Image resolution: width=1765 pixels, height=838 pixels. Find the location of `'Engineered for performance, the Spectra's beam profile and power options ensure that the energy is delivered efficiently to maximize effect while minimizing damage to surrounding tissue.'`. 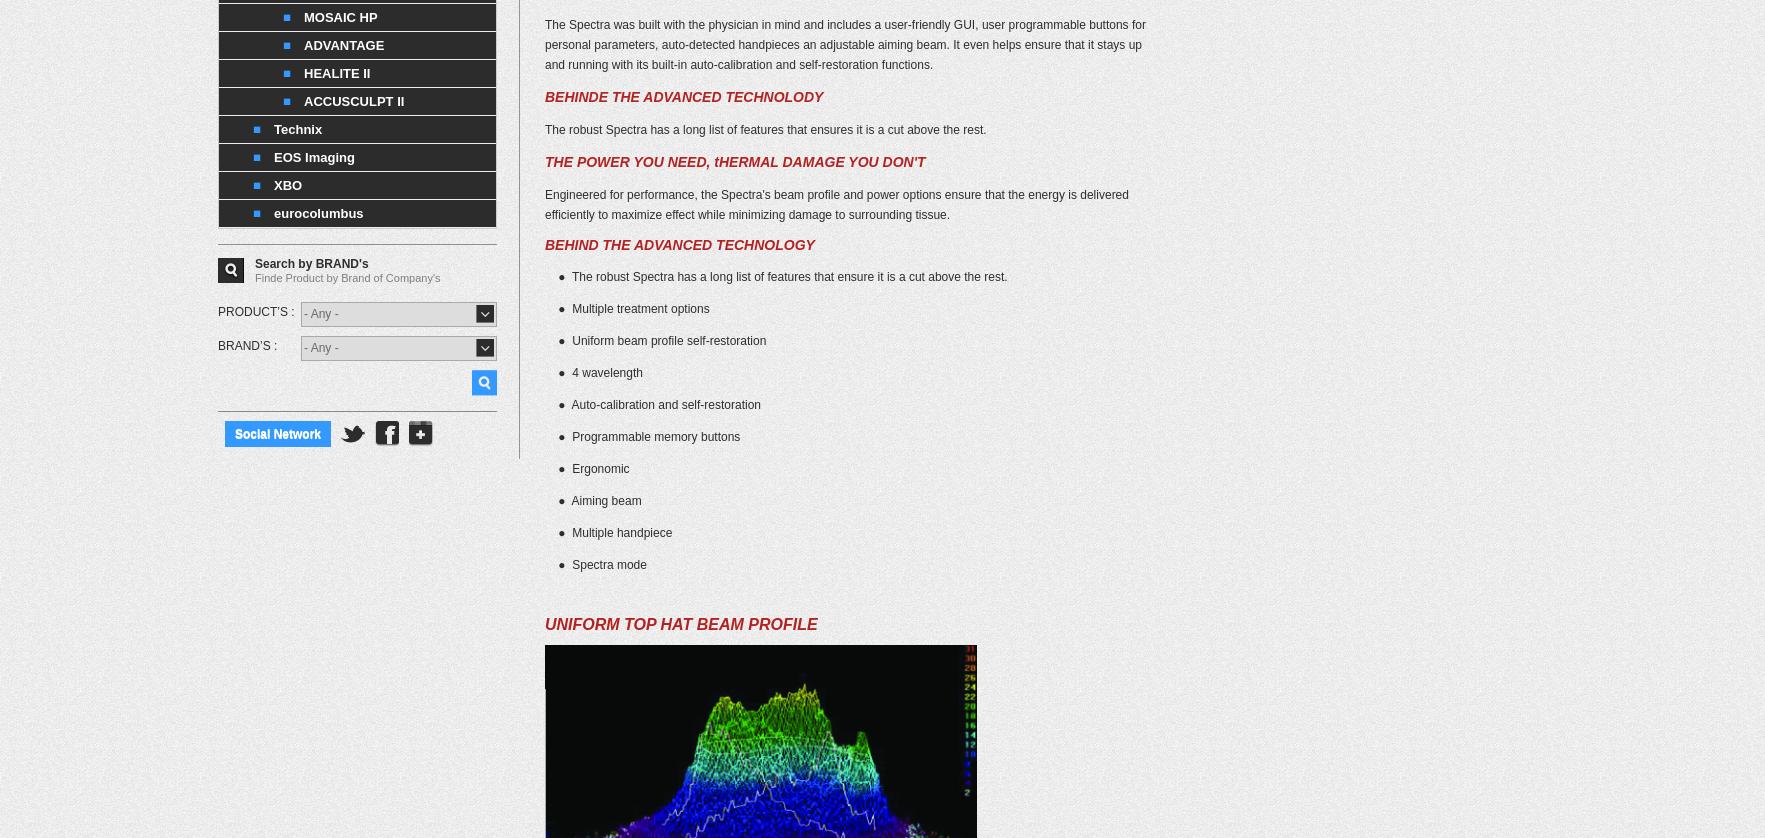

'Engineered for performance, the Spectra's beam profile and power options ensure that the energy is delivered efficiently to maximize effect while minimizing damage to surrounding tissue.' is located at coordinates (835, 204).